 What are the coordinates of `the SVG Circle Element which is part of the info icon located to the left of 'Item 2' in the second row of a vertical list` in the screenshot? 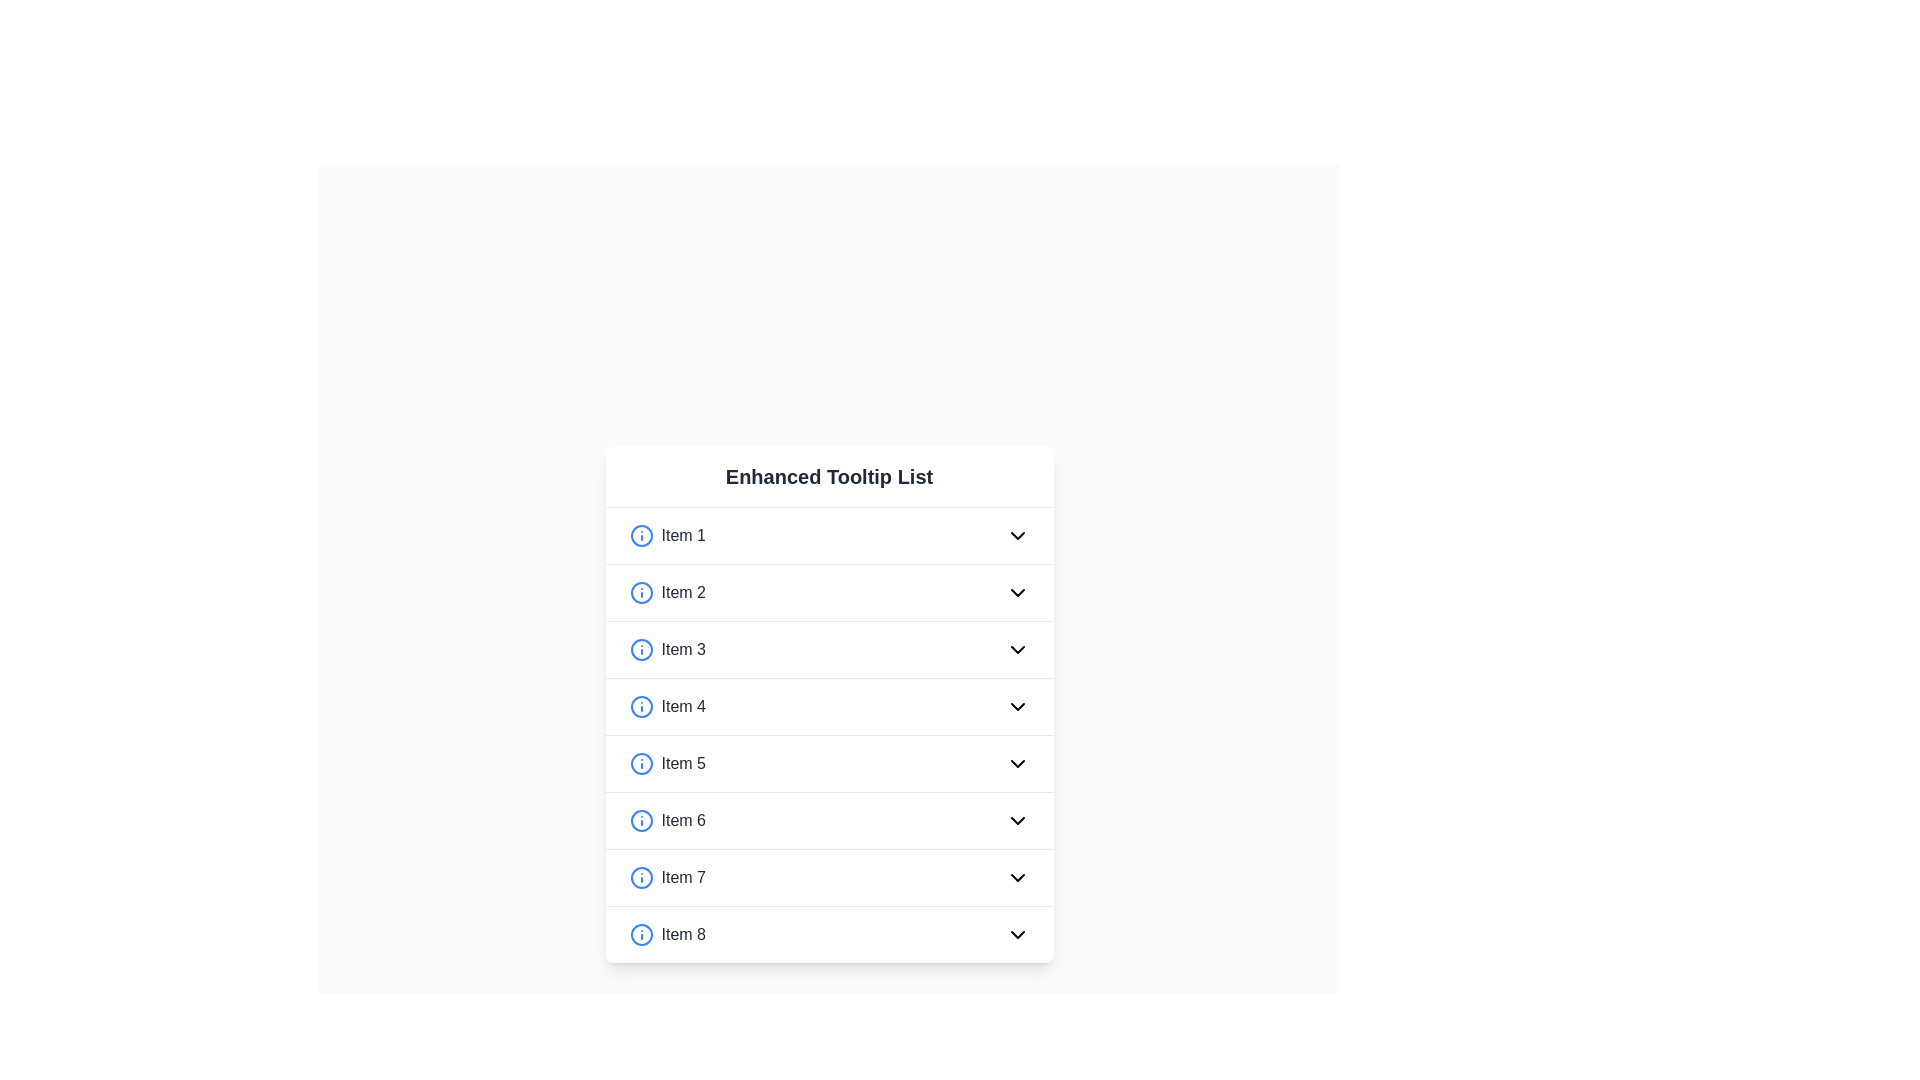 It's located at (641, 592).